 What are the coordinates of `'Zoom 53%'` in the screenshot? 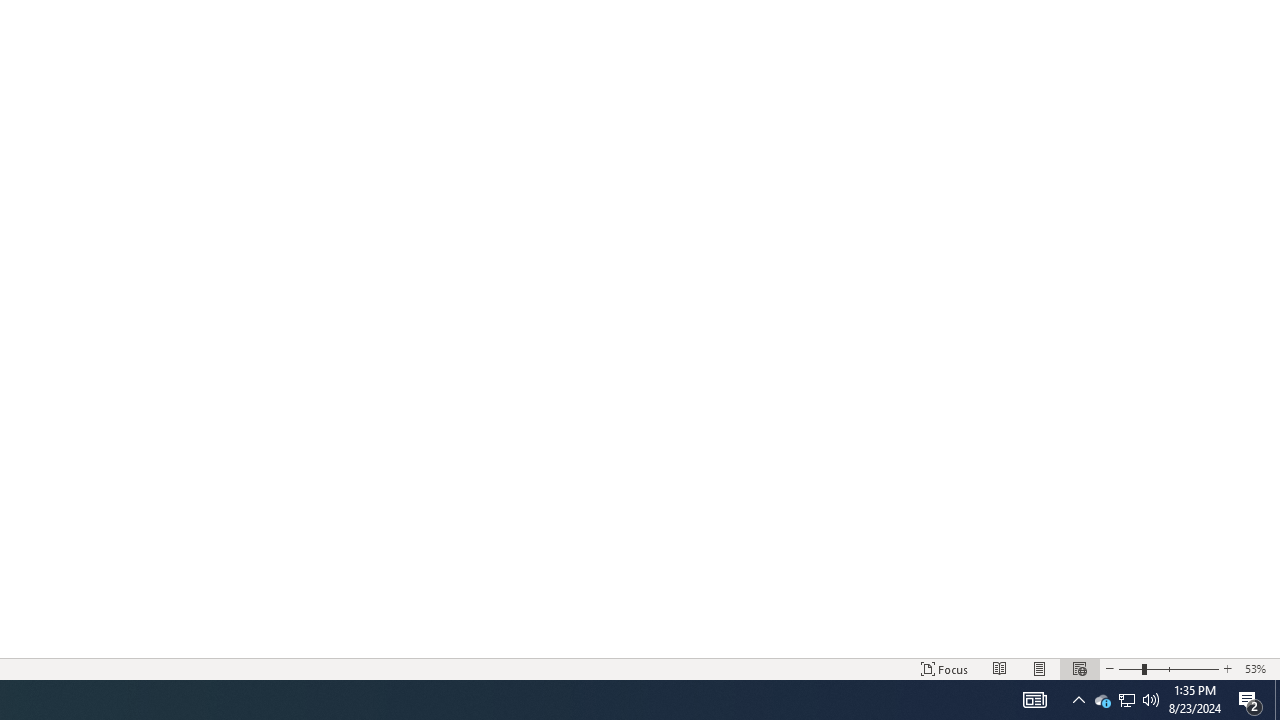 It's located at (1257, 669).